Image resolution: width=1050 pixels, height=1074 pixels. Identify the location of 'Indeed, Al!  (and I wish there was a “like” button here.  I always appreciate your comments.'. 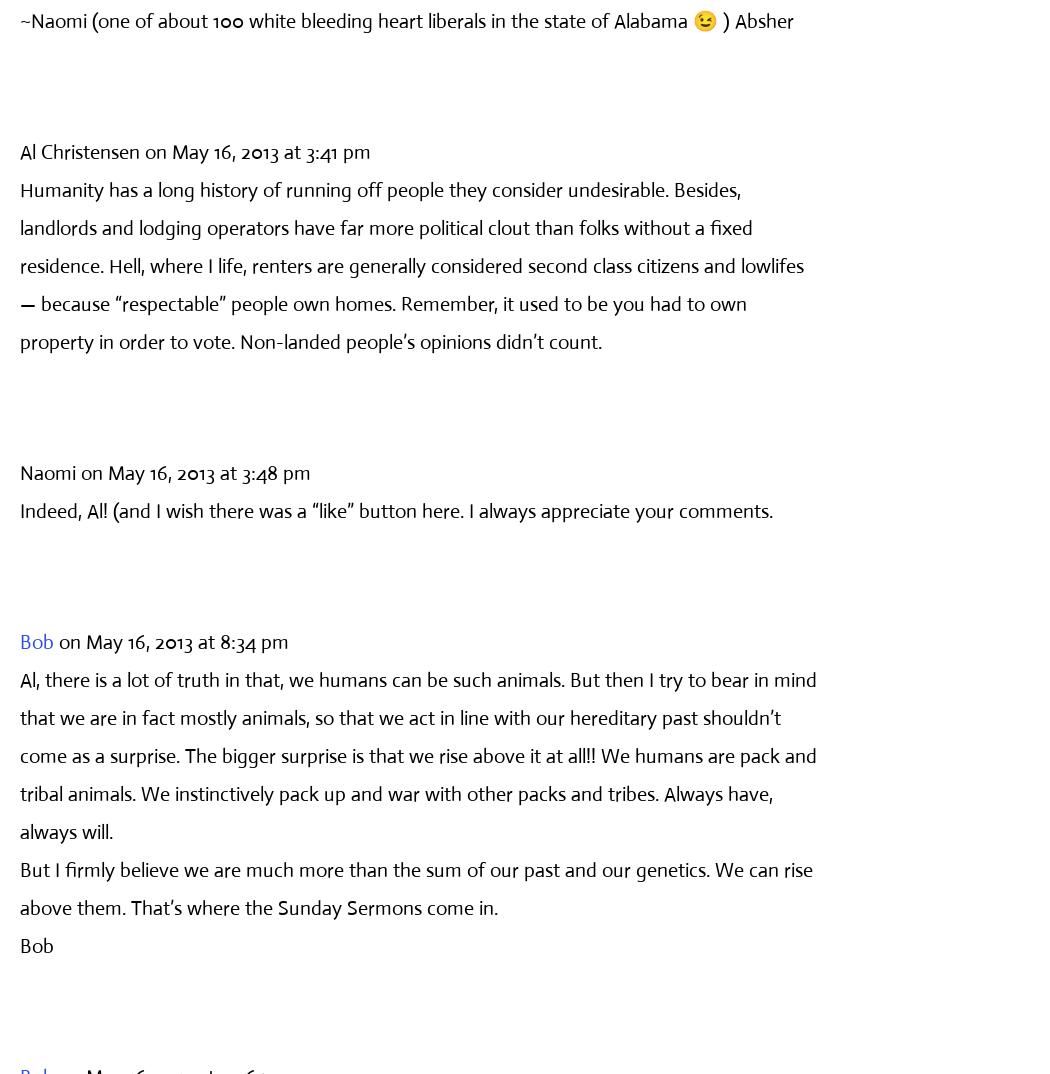
(396, 510).